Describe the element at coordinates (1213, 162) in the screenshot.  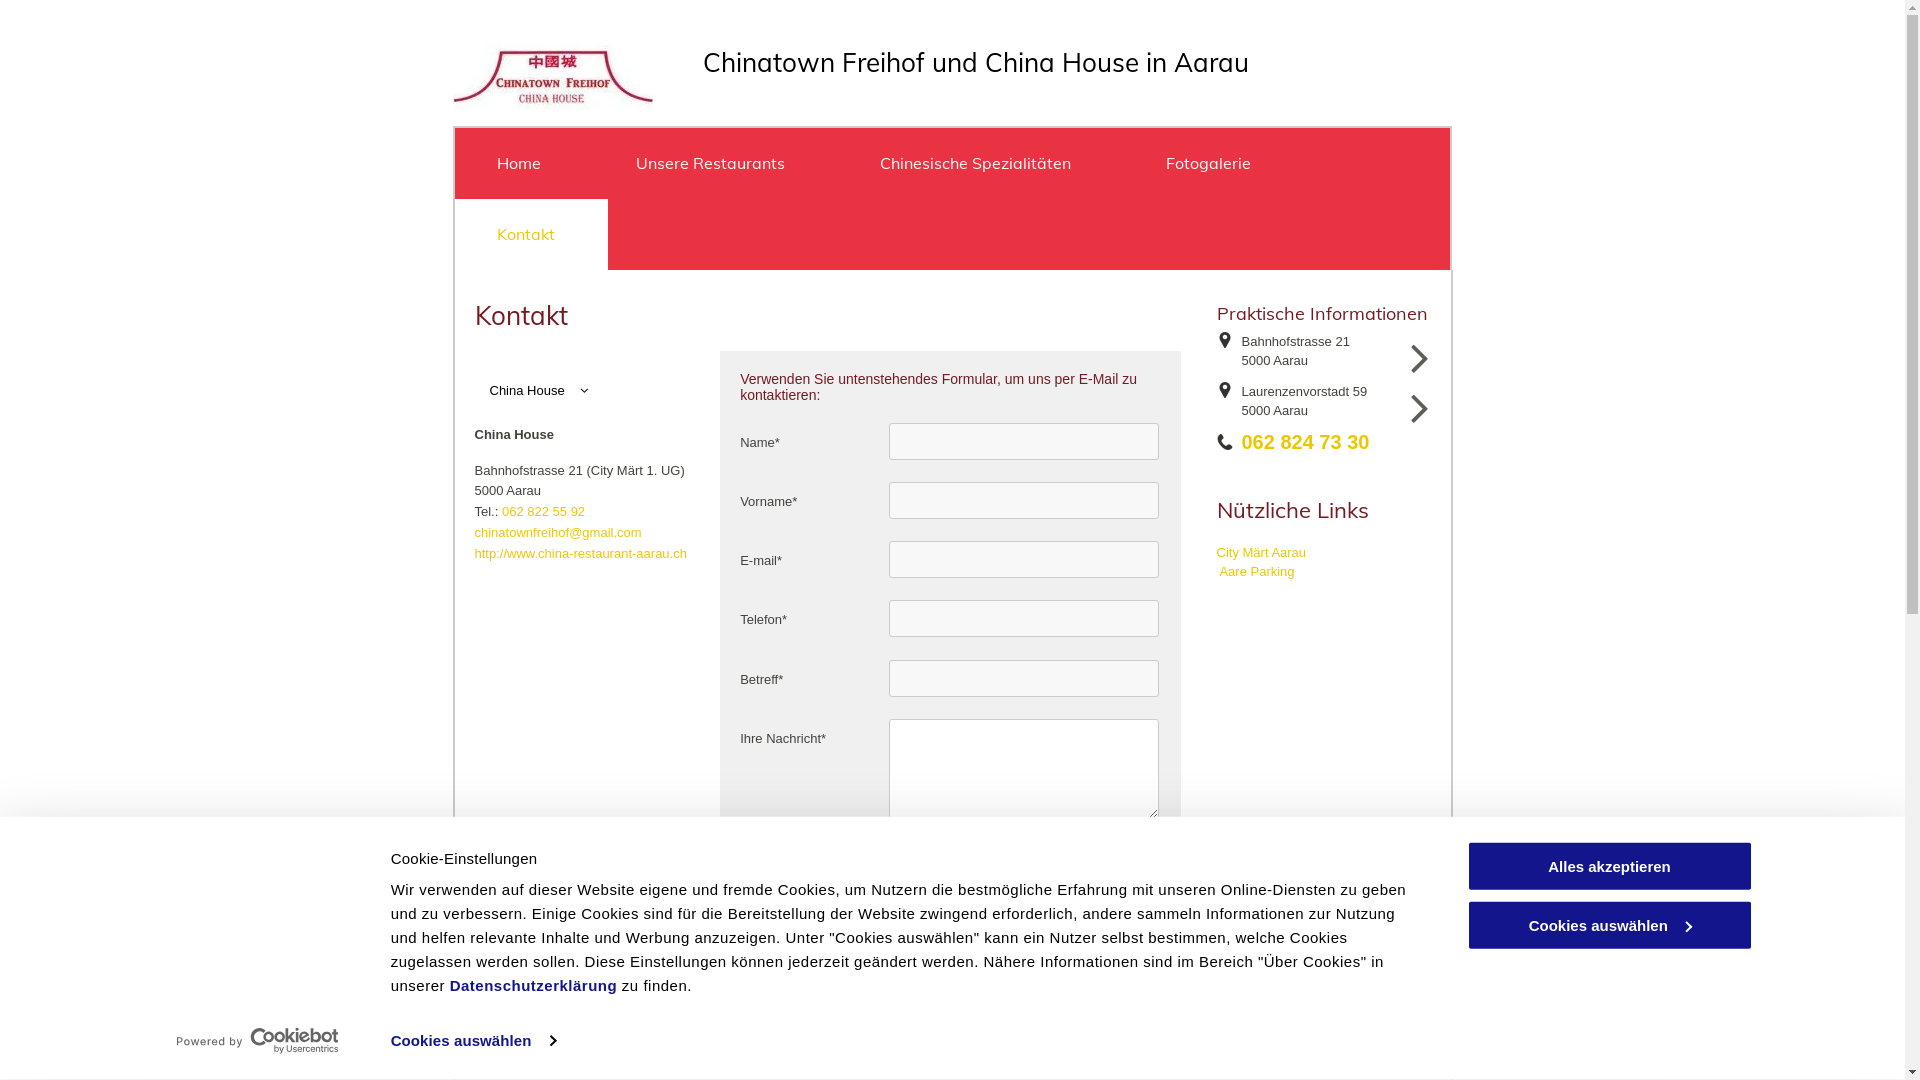
I see `'Fotogalerie'` at that location.